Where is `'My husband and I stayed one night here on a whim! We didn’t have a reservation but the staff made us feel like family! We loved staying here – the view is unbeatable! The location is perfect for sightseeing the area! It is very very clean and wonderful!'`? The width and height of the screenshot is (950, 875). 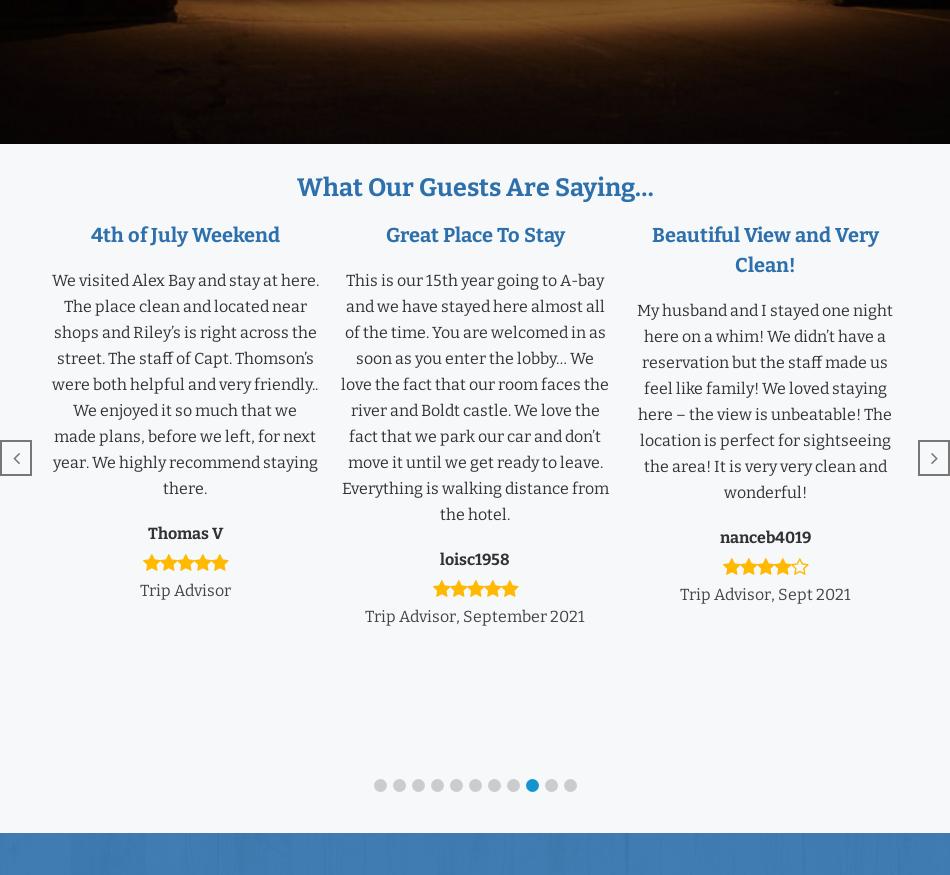
'My husband and I stayed one night here on a whim! We didn’t have a reservation but the staff made us feel like family! We loved staying here – the view is unbeatable! The location is perfect for sightseeing the area! It is very very clean and wonderful!' is located at coordinates (764, 400).